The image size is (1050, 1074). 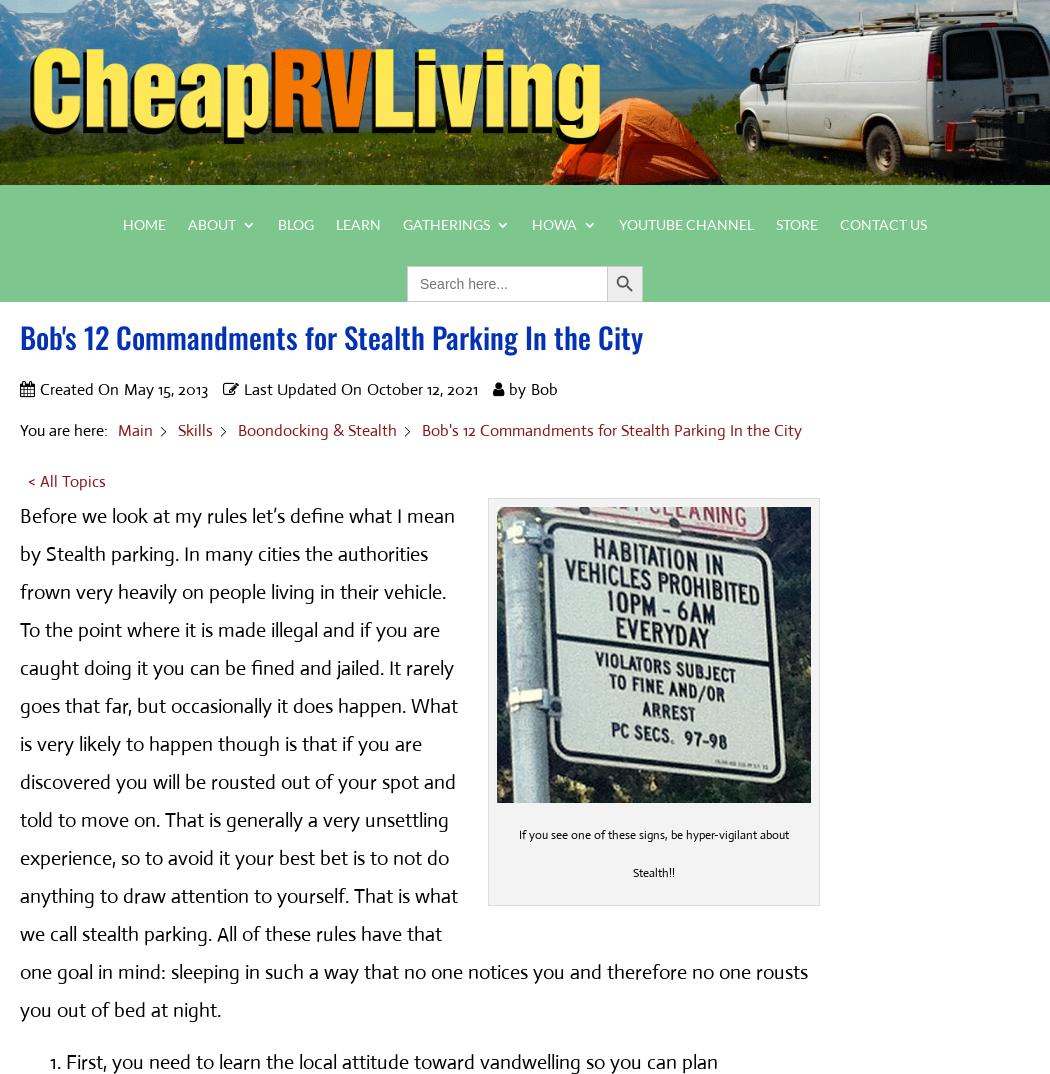 What do you see at coordinates (544, 388) in the screenshot?
I see `'Bob'` at bounding box center [544, 388].